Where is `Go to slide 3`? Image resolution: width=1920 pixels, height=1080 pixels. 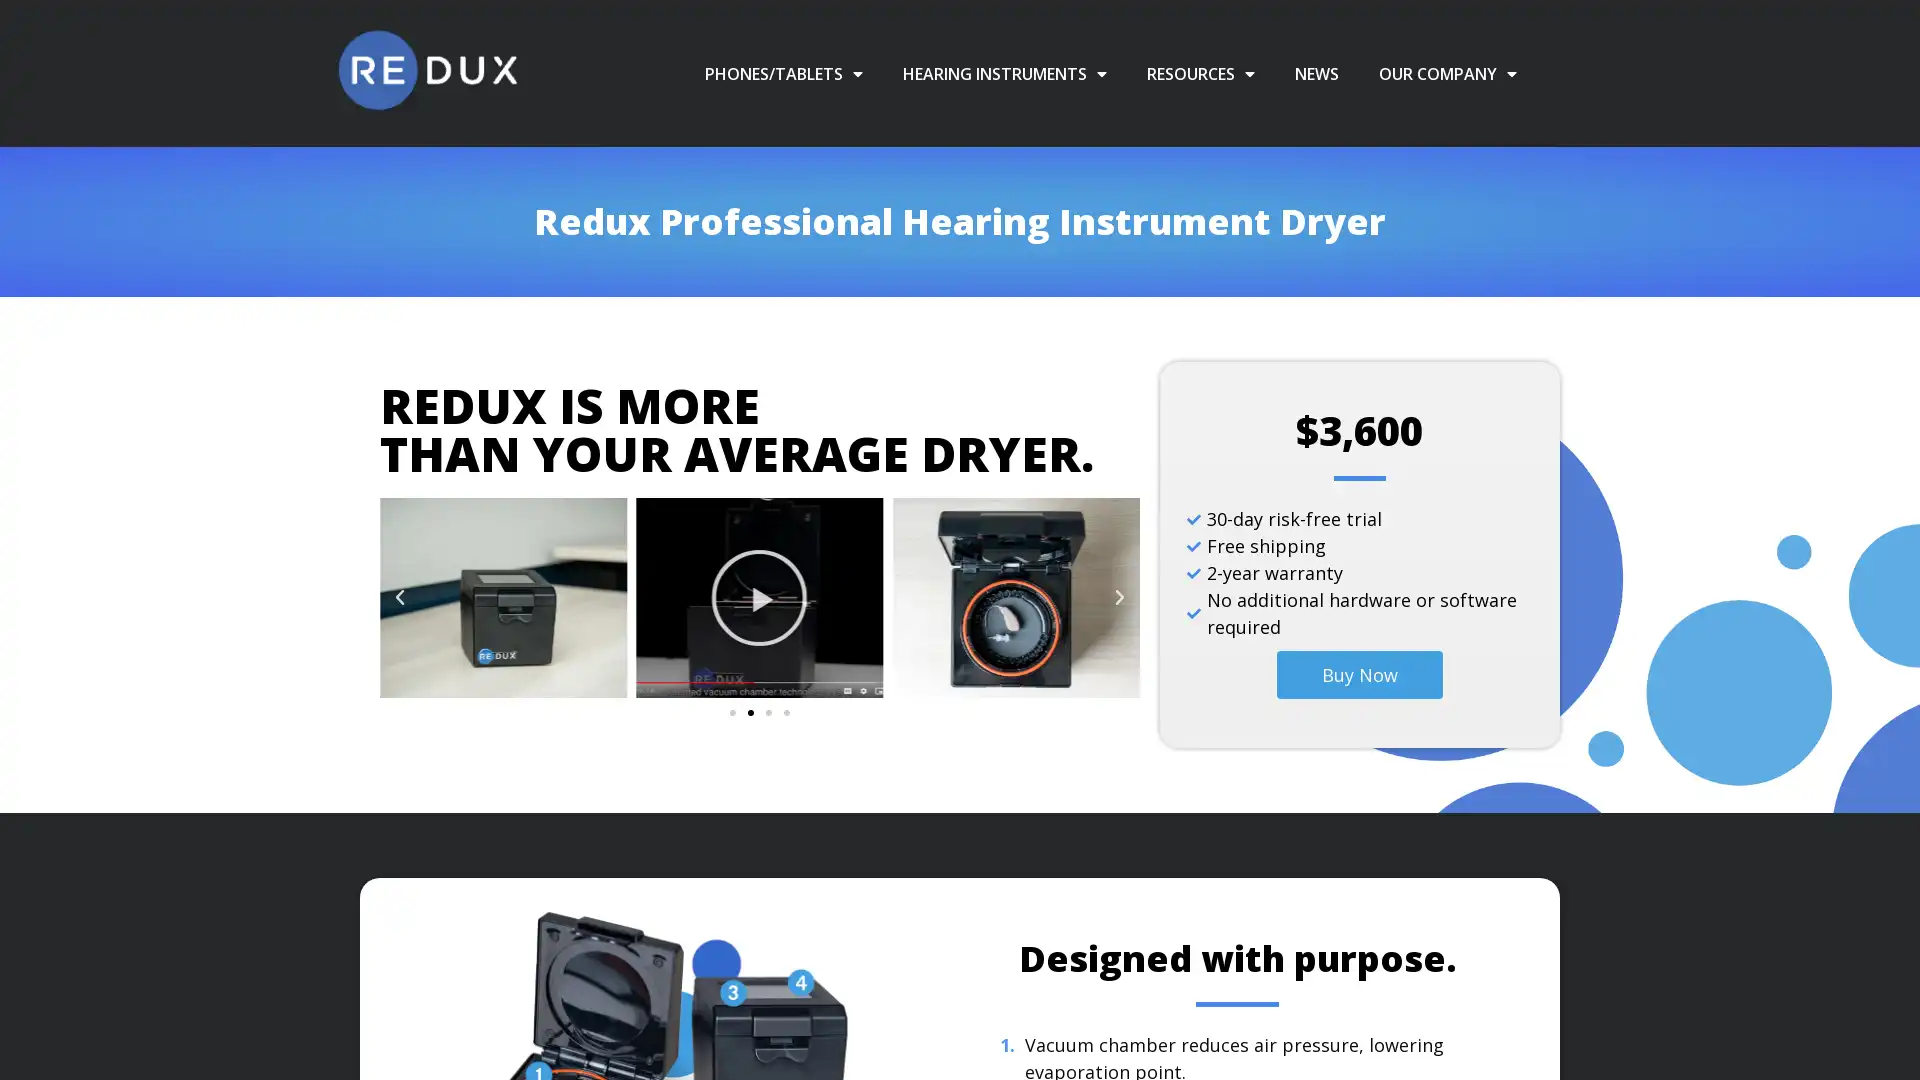
Go to slide 3 is located at coordinates (767, 712).